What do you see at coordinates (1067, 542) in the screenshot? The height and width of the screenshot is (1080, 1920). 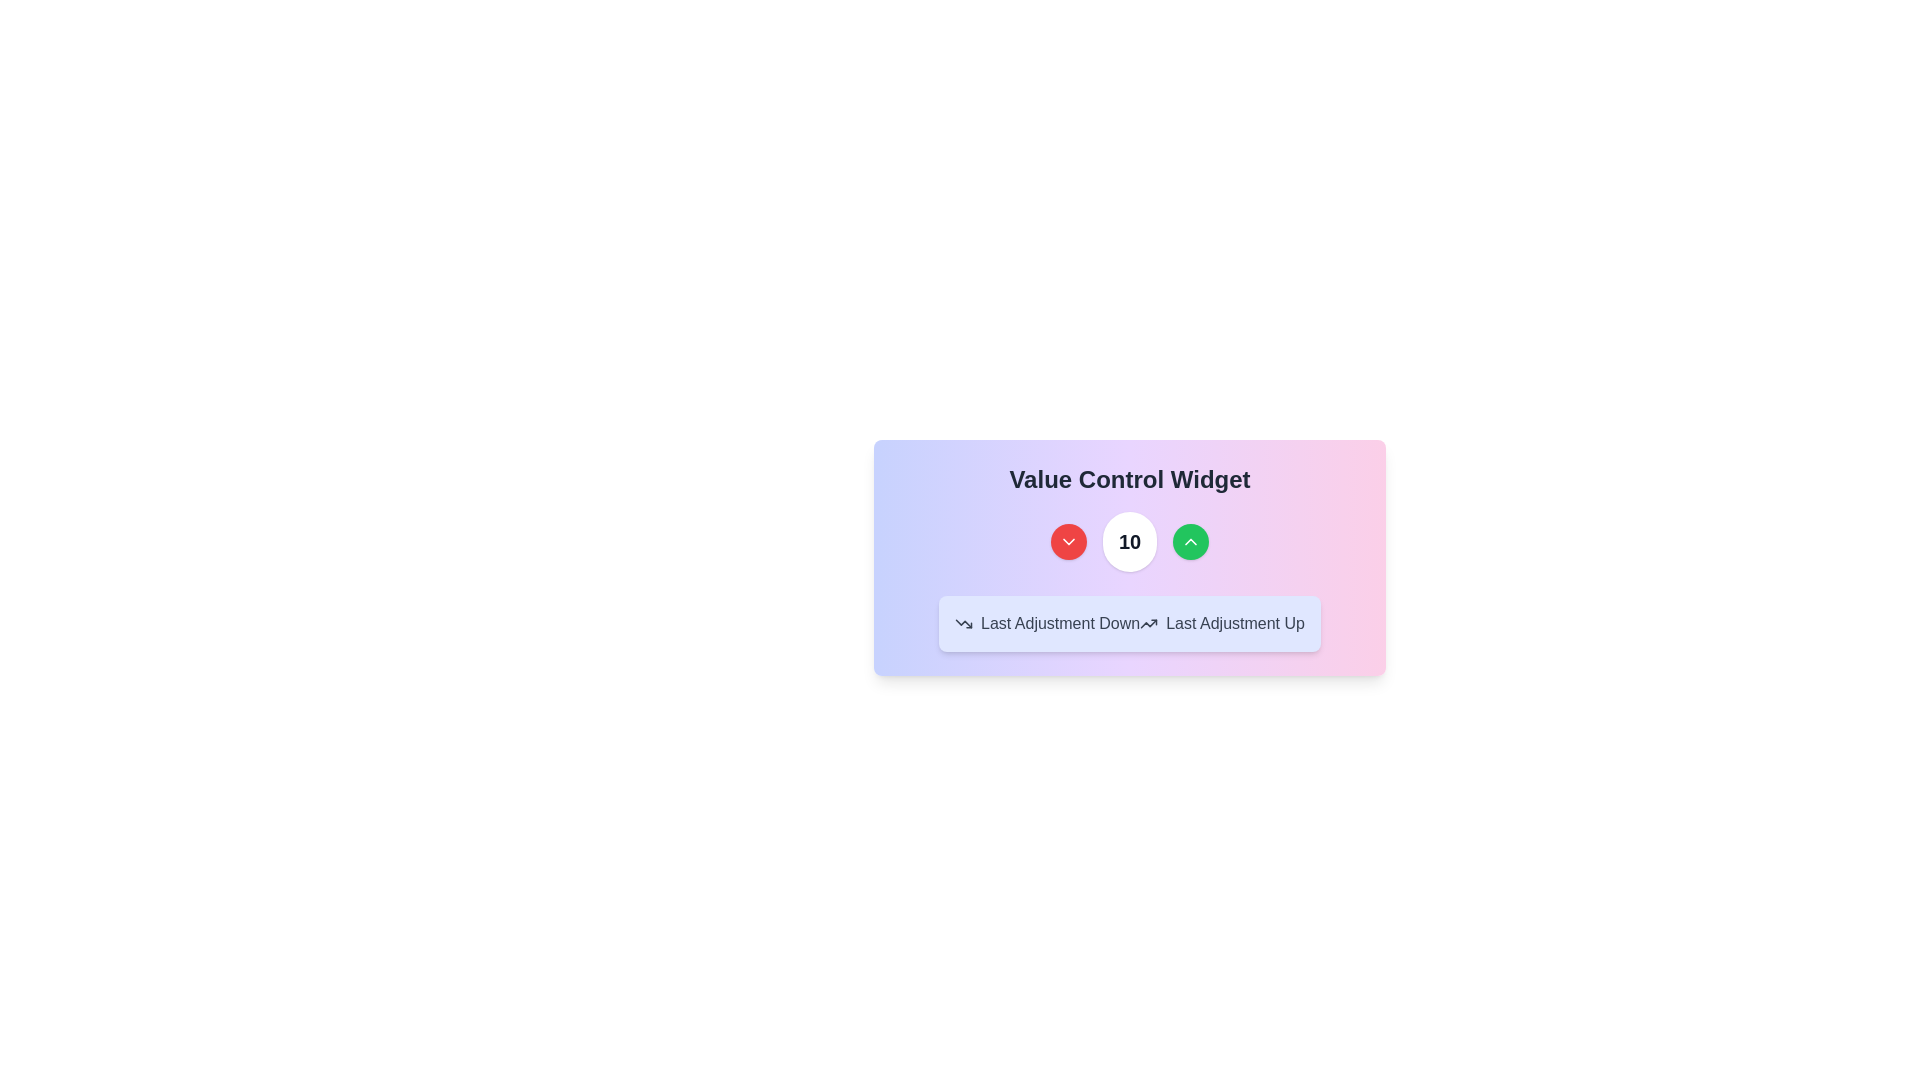 I see `the decrement button located on the leftmost side of the row, which decreases the displayed numeric value when interacted with` at bounding box center [1067, 542].